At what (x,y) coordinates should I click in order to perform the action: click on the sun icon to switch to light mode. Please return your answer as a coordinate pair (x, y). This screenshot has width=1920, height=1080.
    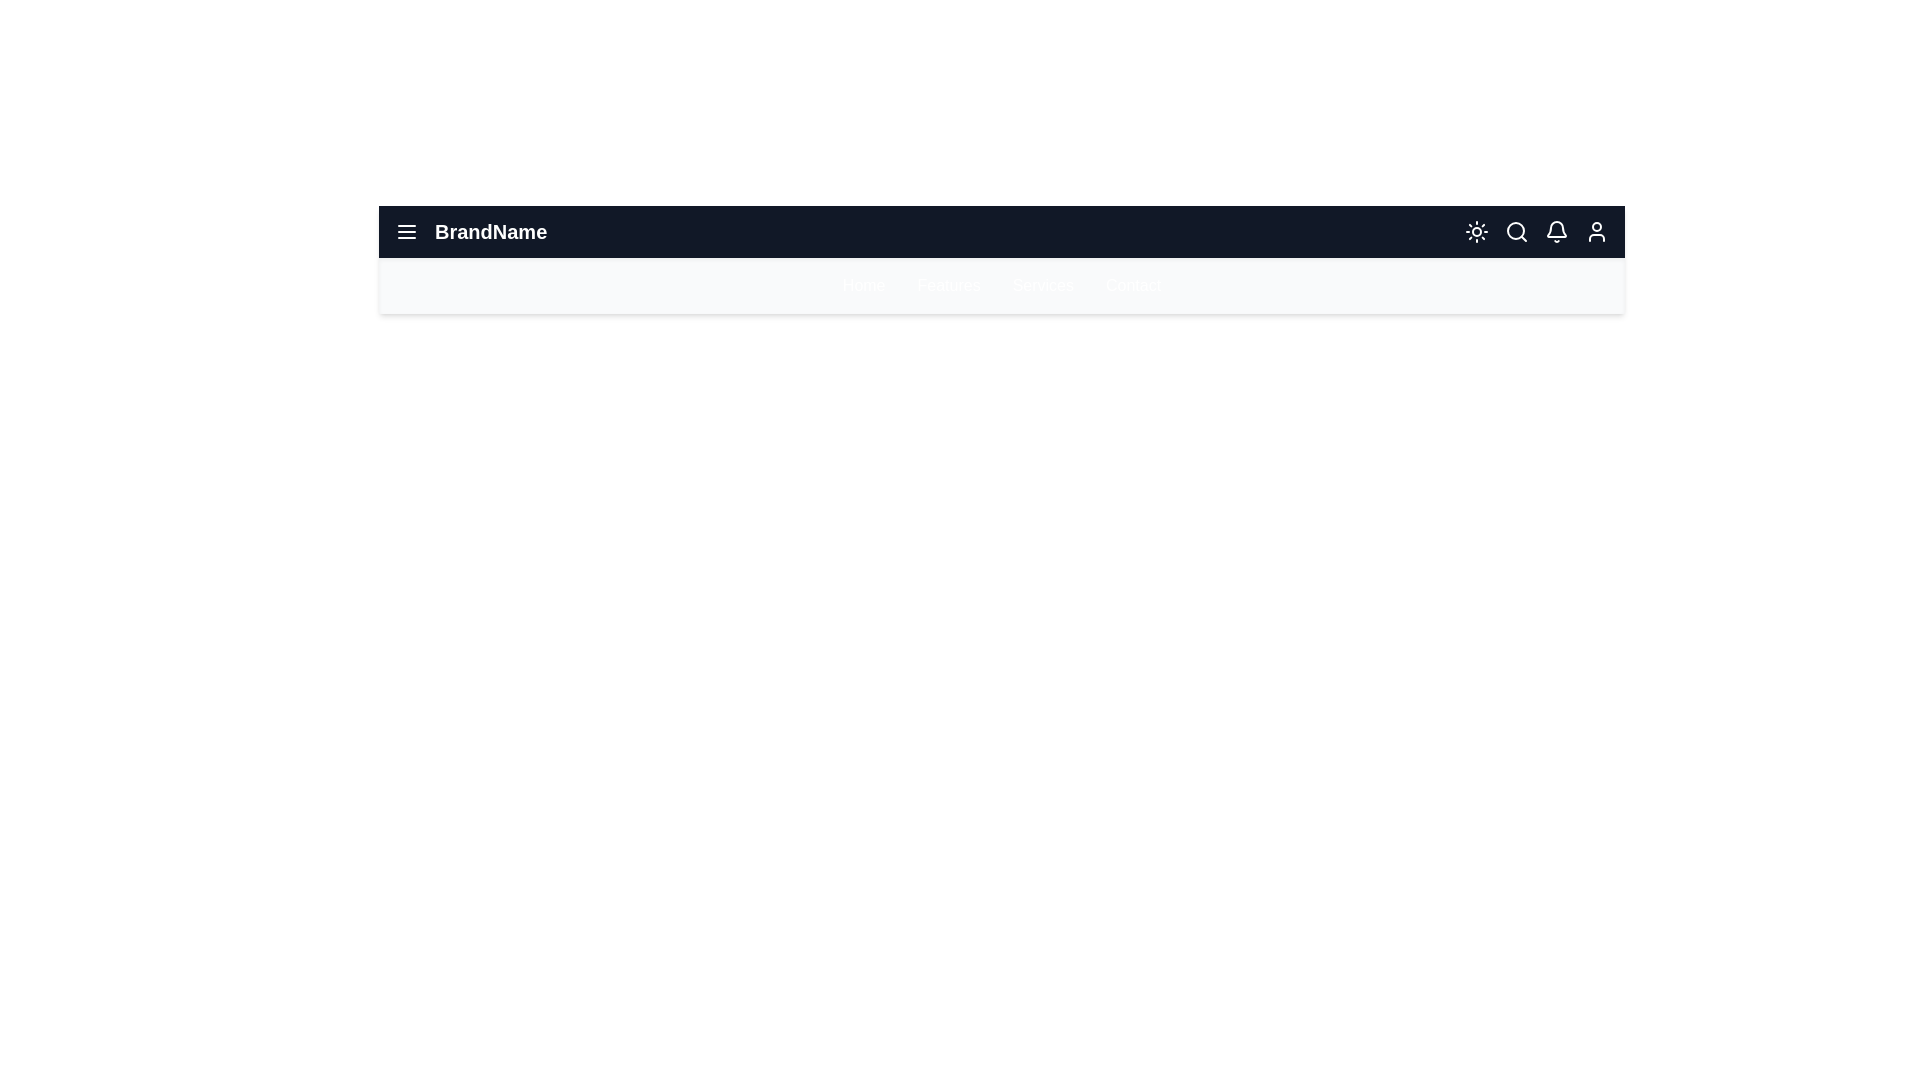
    Looking at the image, I should click on (1477, 230).